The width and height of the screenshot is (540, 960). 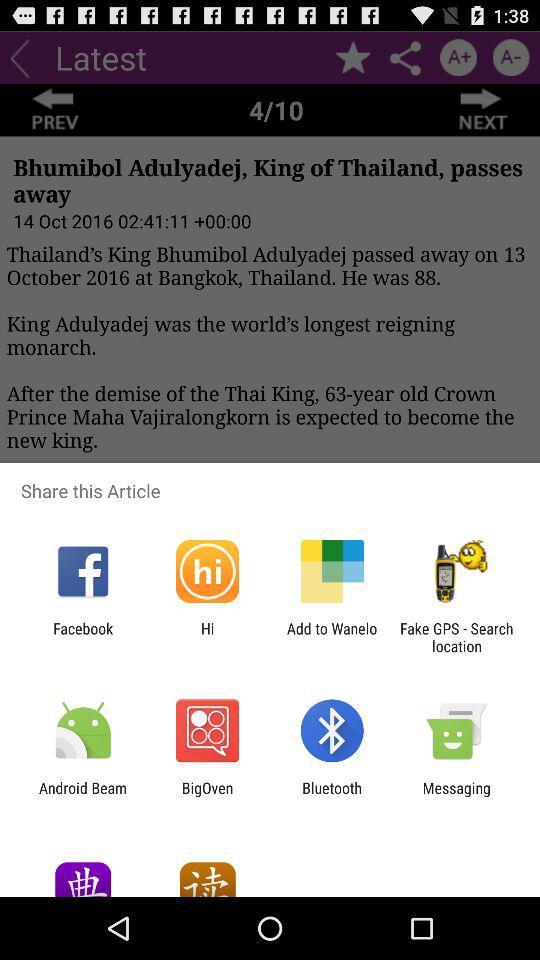 What do you see at coordinates (456, 636) in the screenshot?
I see `fake gps search item` at bounding box center [456, 636].